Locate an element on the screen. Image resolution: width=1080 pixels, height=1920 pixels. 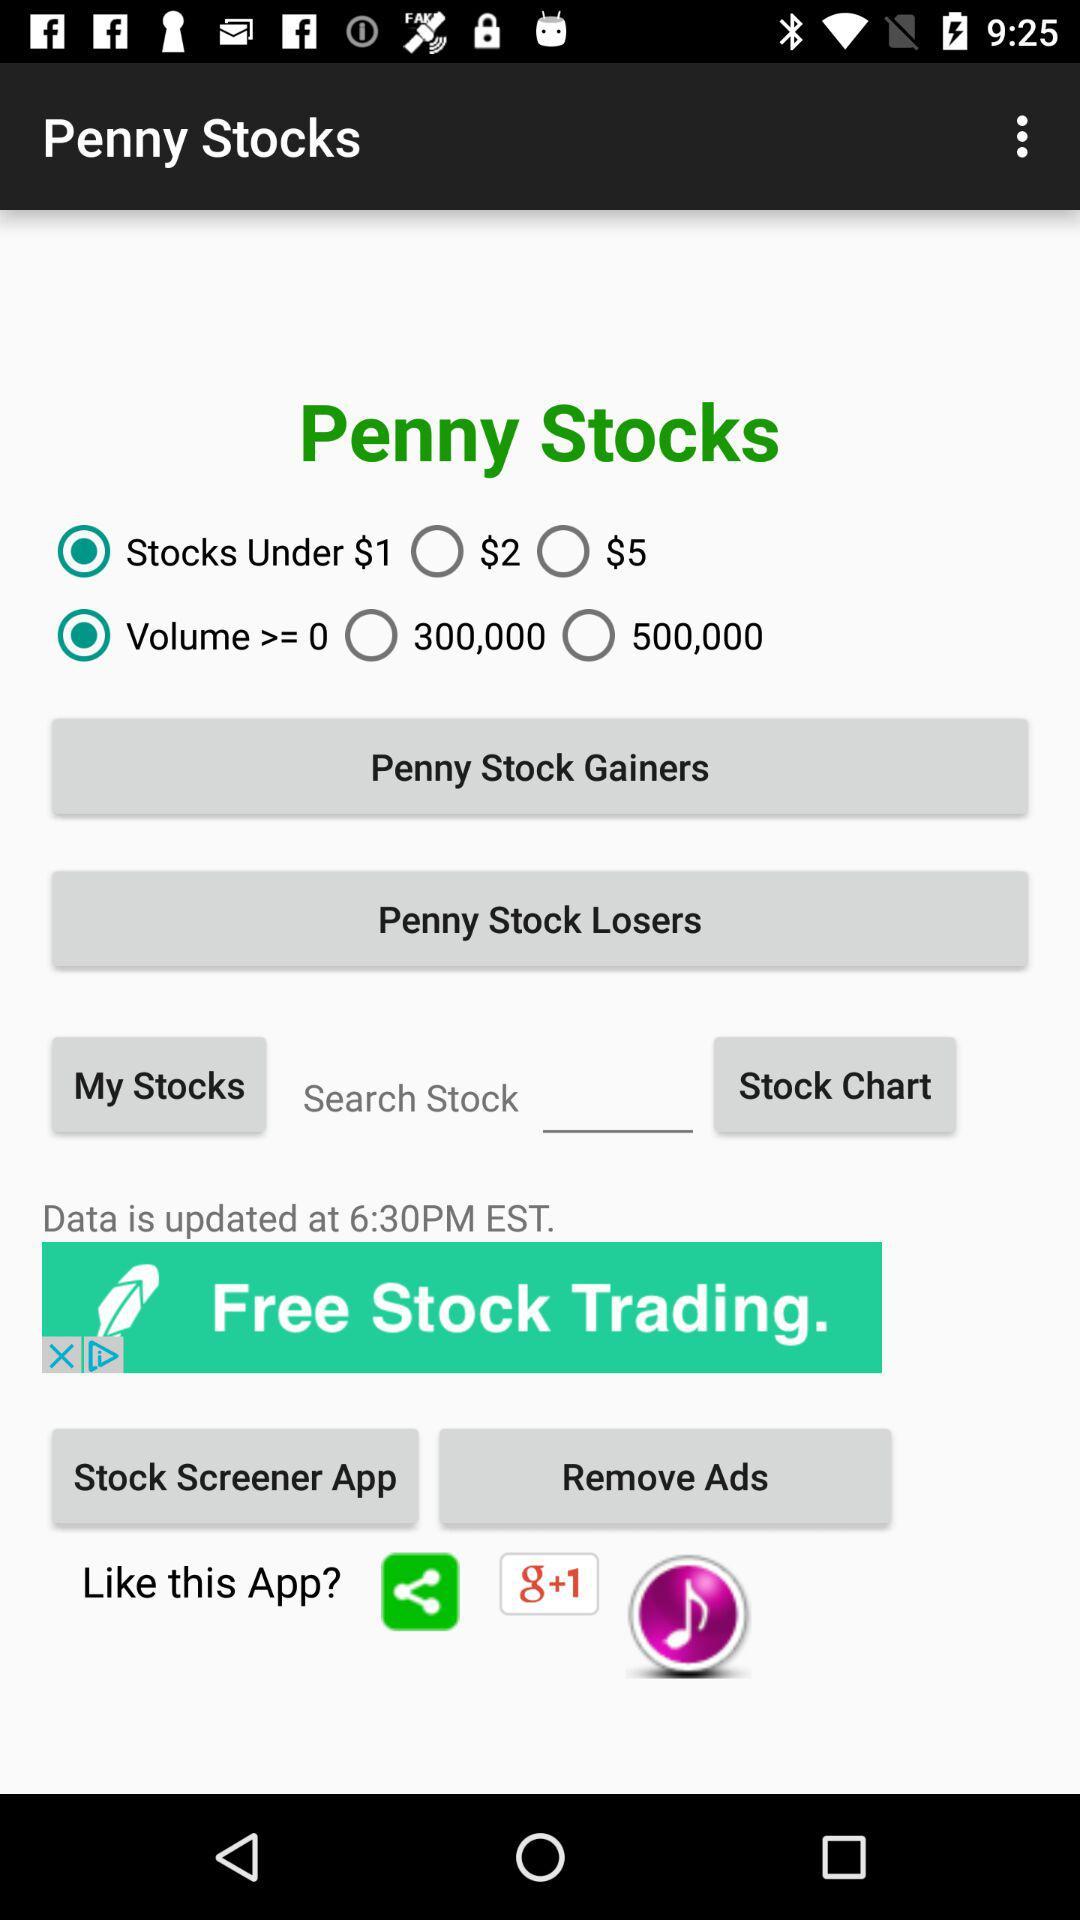
the stock name is located at coordinates (616, 1092).